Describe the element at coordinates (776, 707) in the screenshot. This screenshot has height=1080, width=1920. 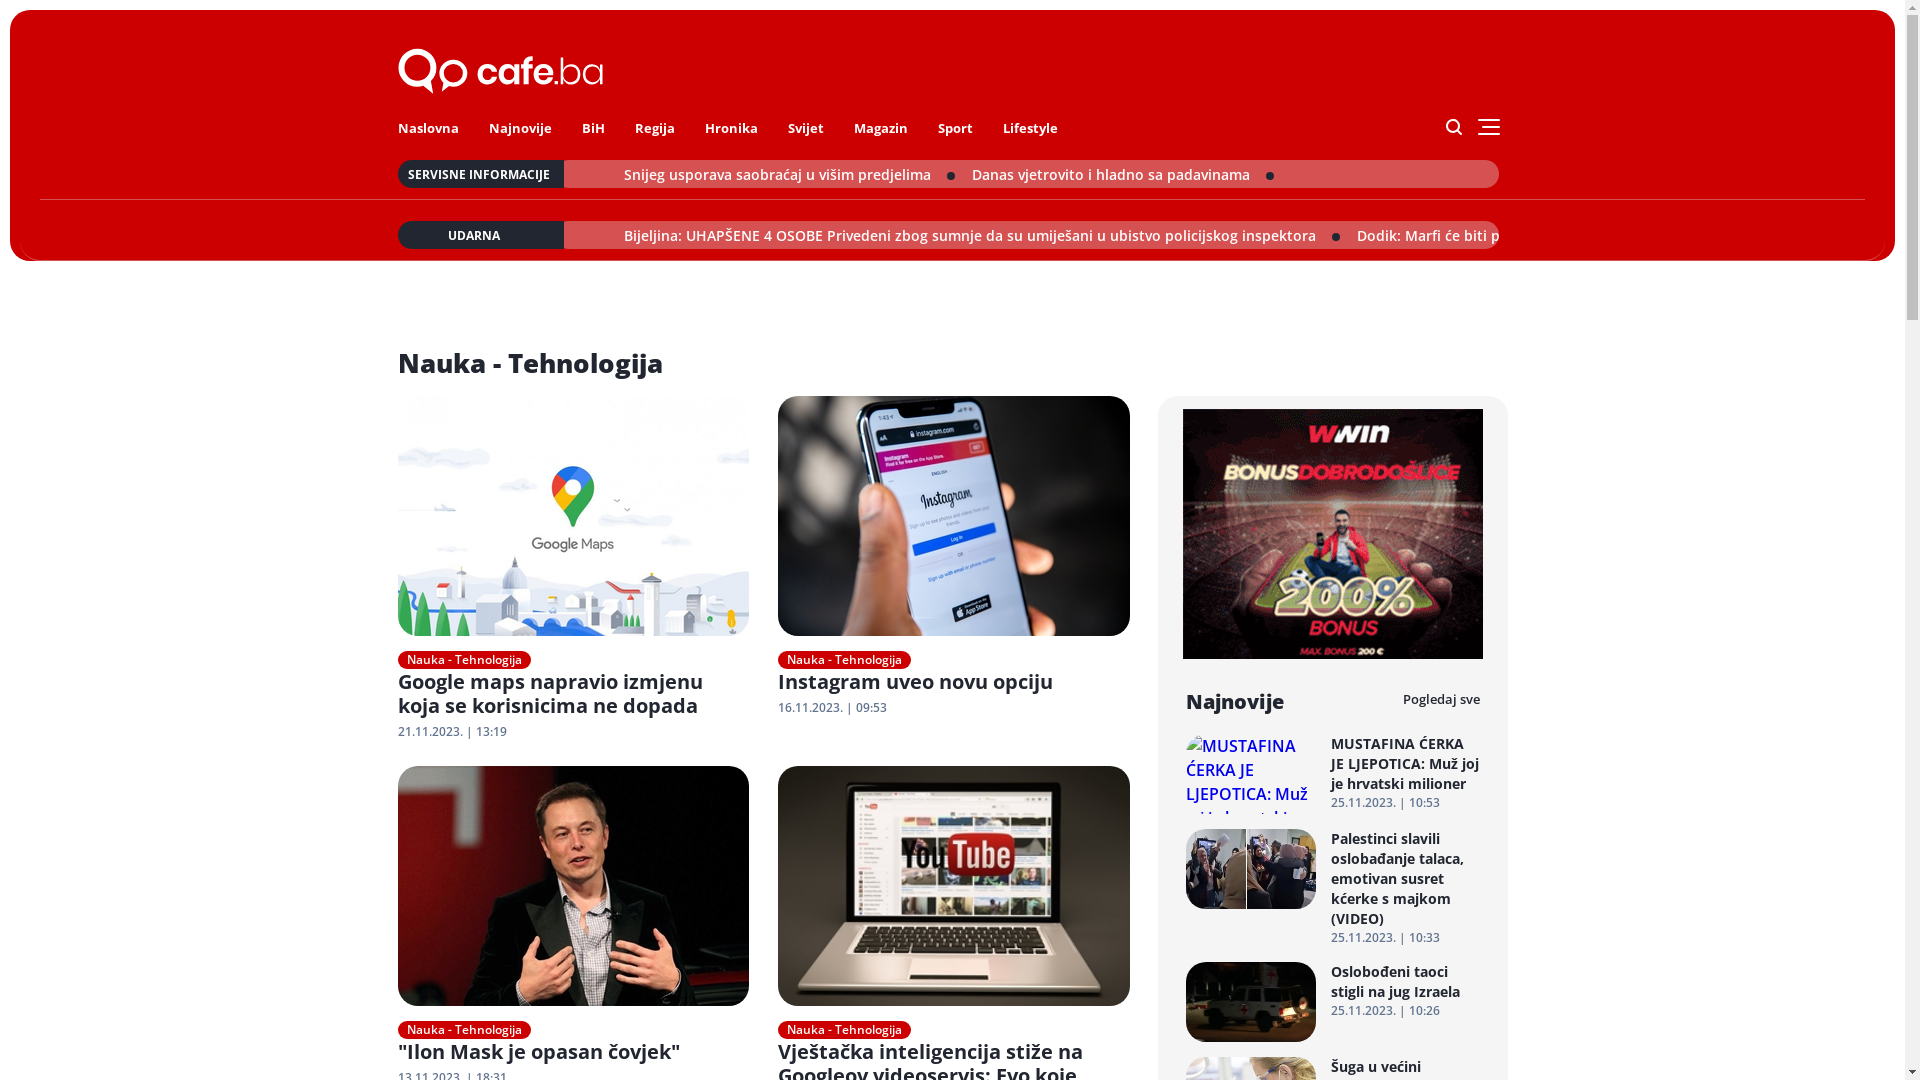
I see `'16.11.2023. | 09:53'` at that location.